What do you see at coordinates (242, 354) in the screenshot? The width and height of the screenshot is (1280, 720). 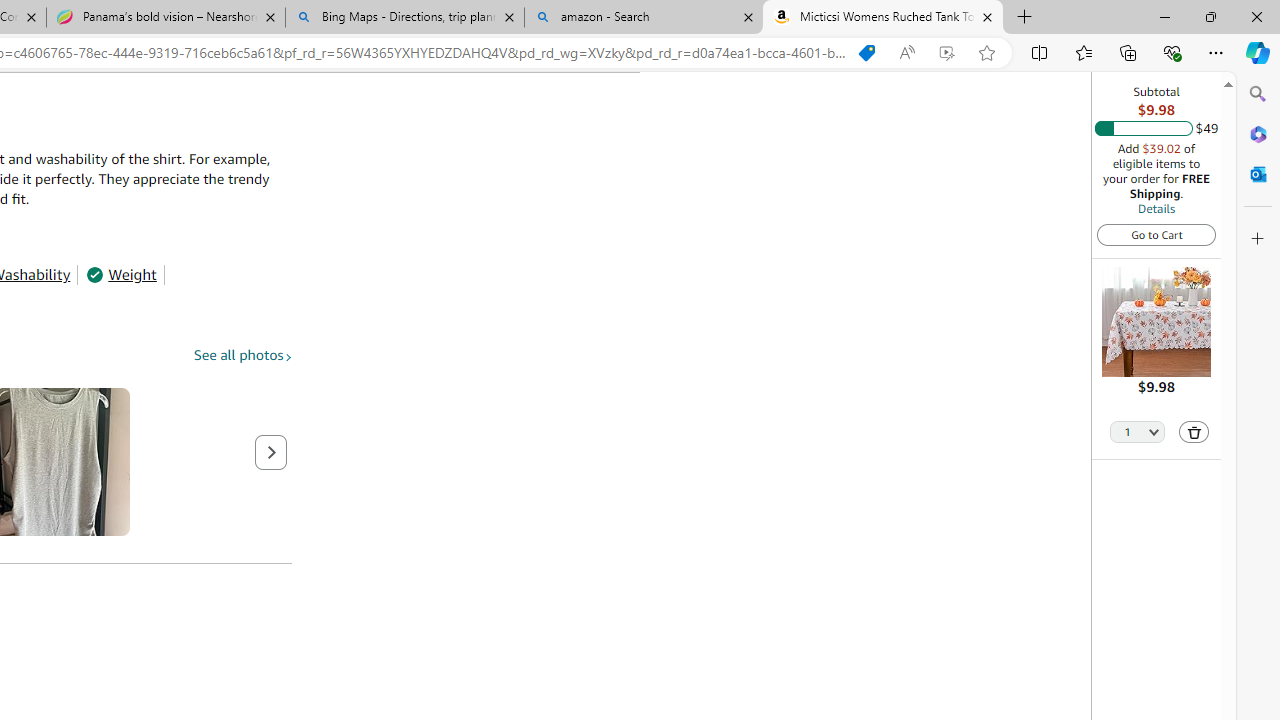 I see `'See all photos'` at bounding box center [242, 354].